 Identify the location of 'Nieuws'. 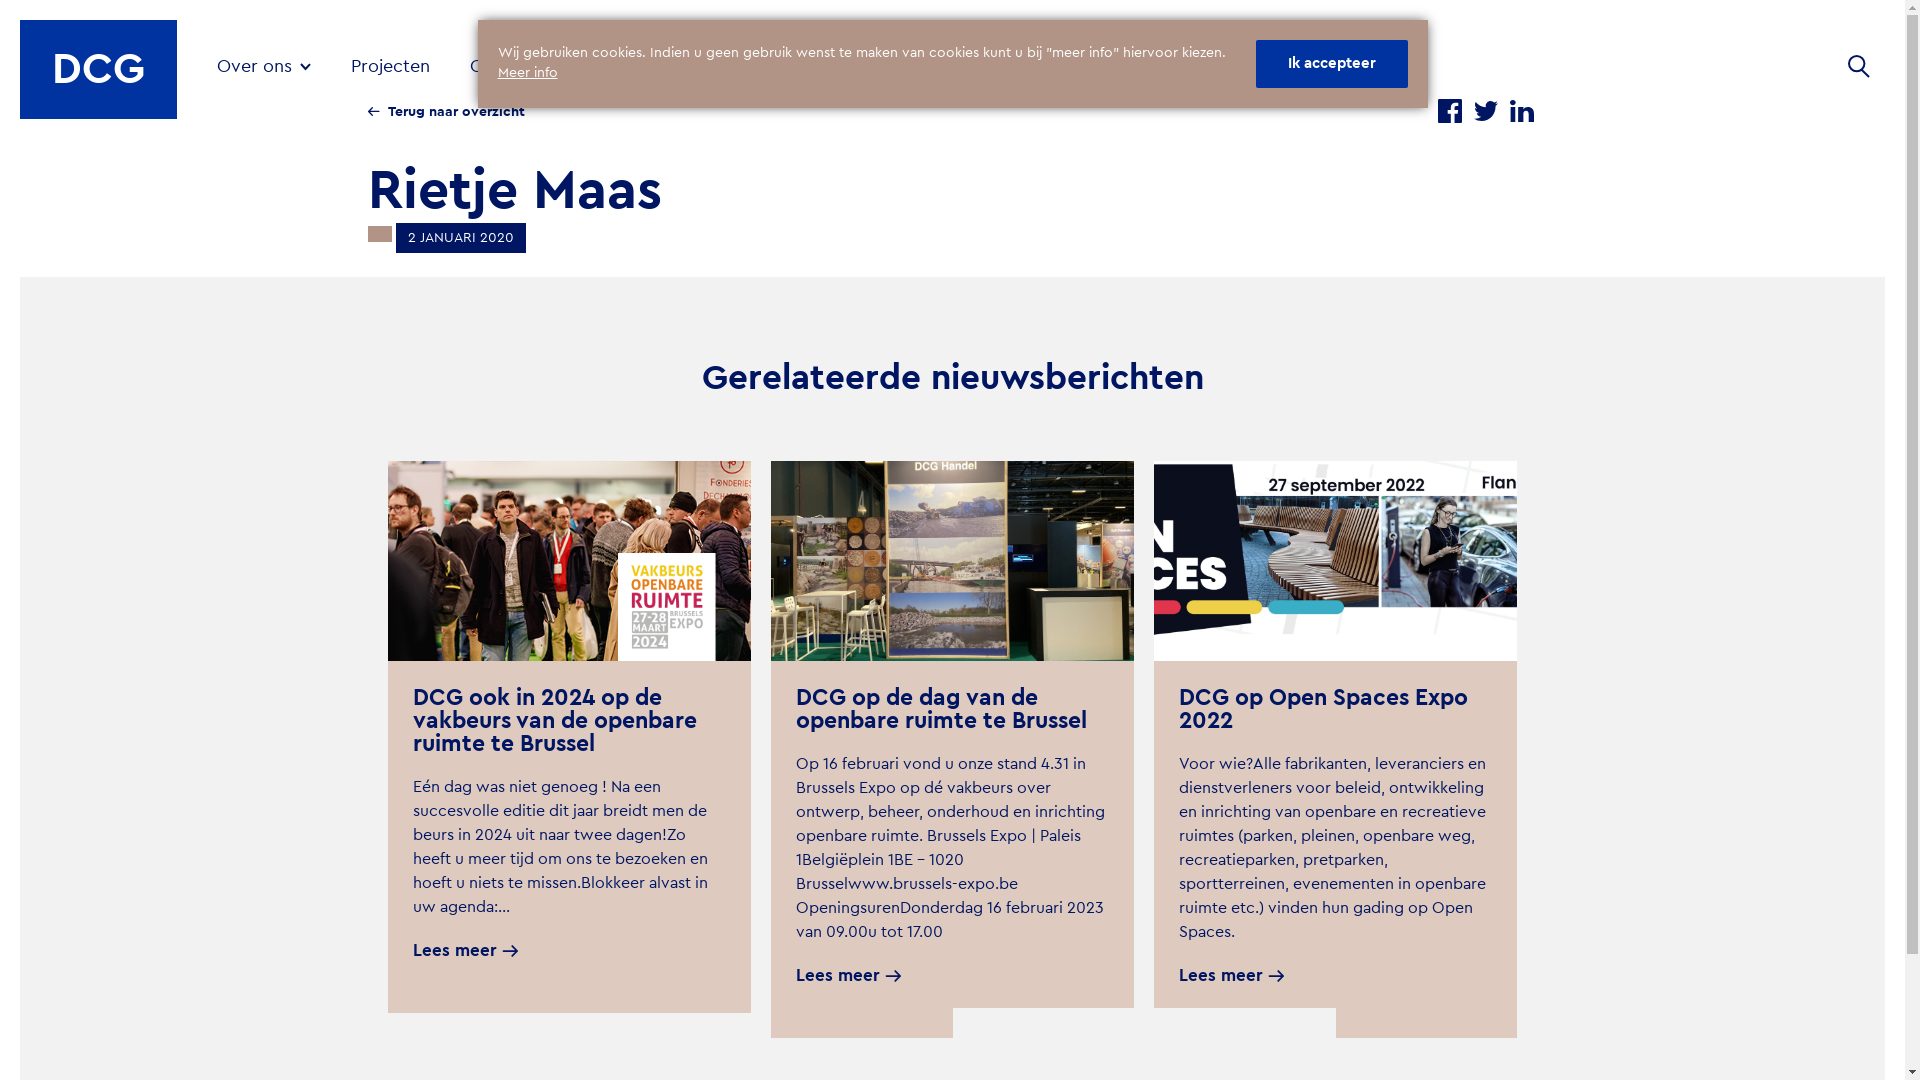
(660, 64).